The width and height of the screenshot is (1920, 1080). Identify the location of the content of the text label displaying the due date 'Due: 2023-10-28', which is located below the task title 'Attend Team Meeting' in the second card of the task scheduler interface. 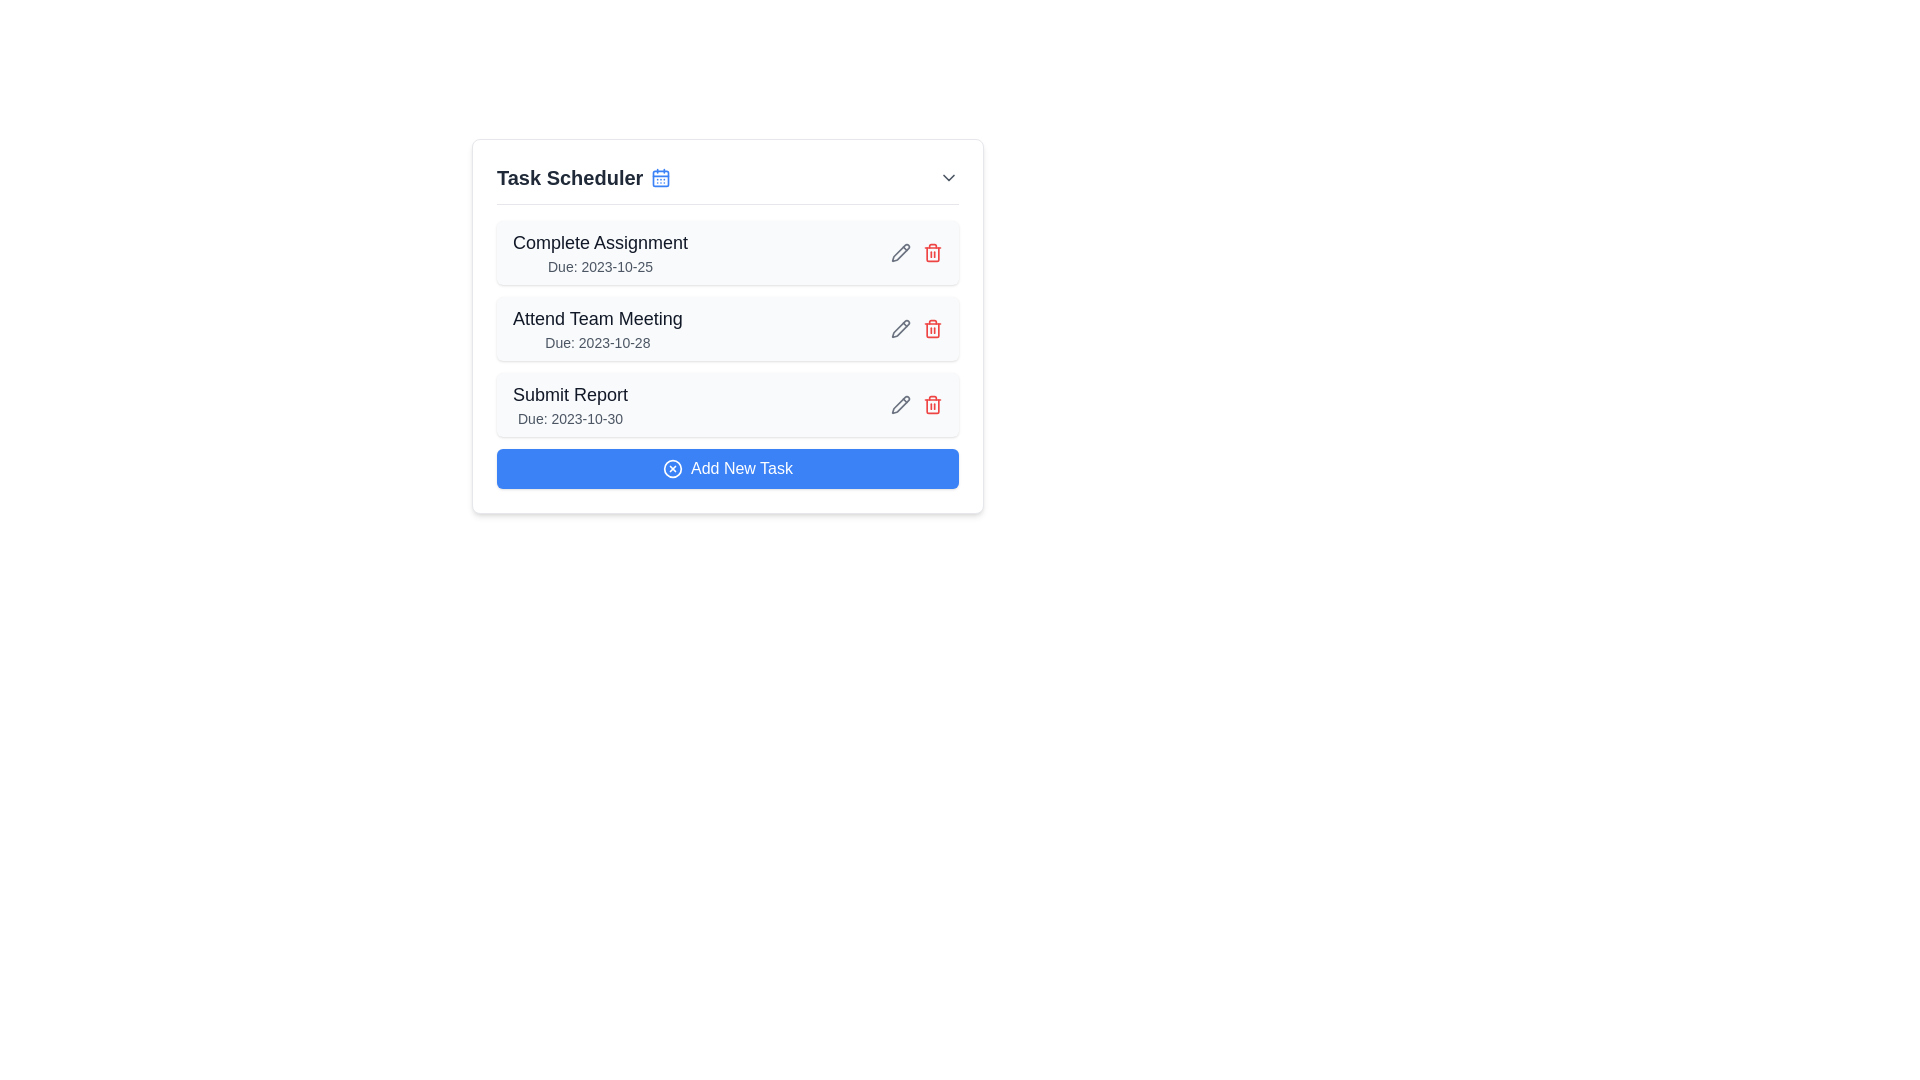
(596, 342).